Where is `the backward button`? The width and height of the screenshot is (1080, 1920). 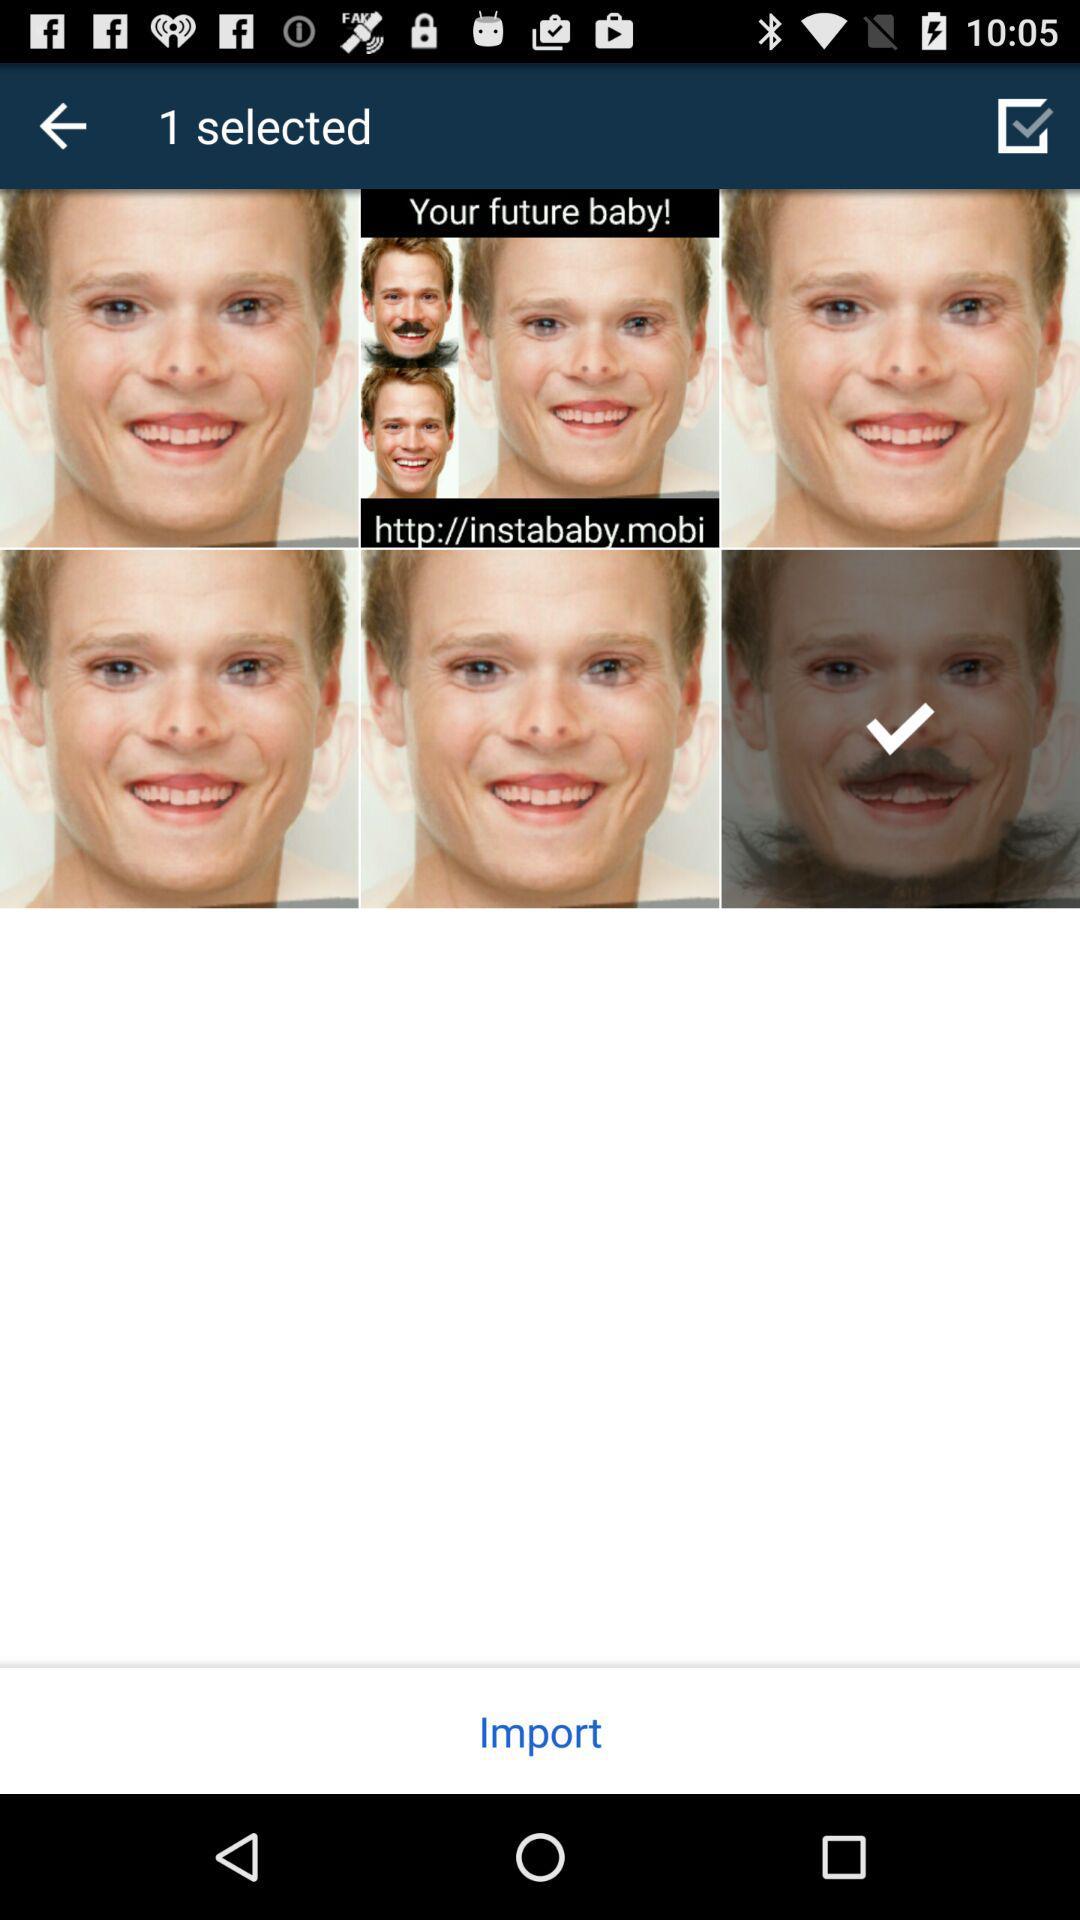
the backward button is located at coordinates (61, 124).